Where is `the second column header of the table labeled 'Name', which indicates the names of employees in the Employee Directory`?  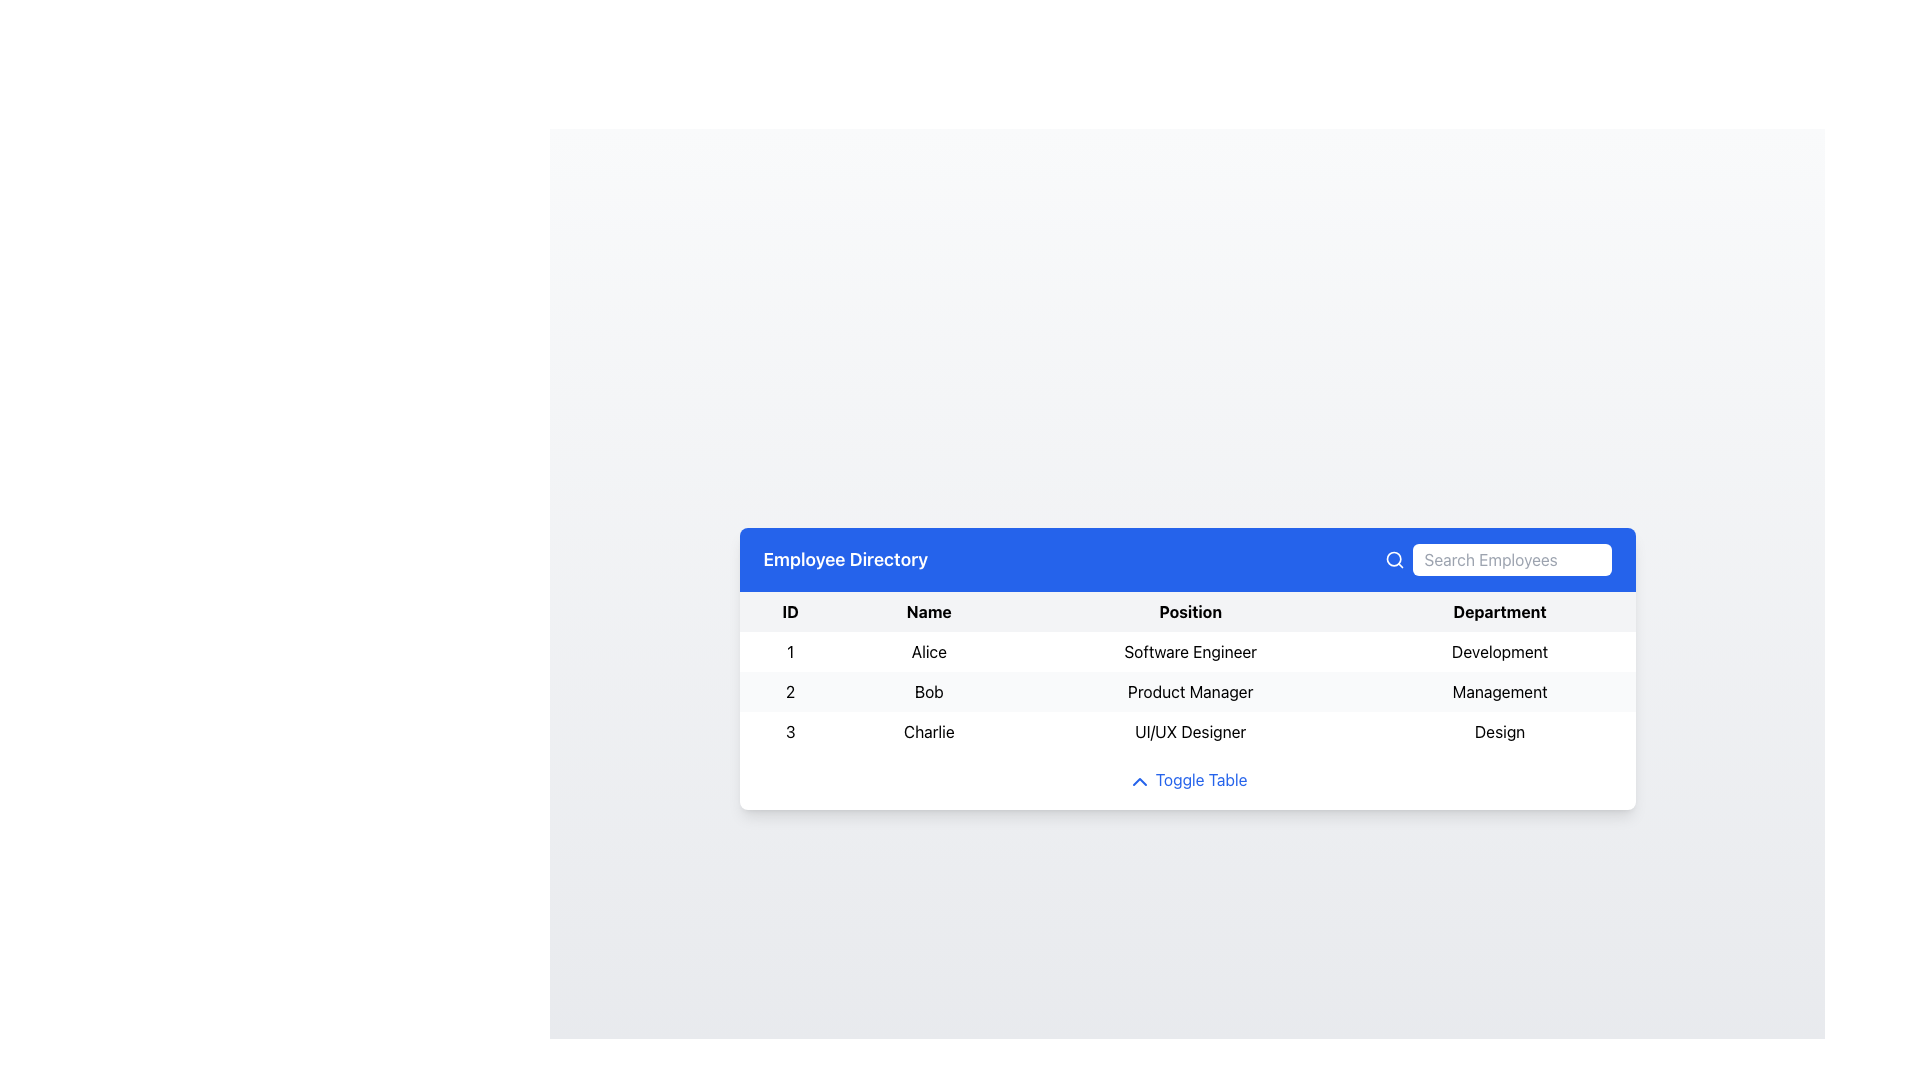
the second column header of the table labeled 'Name', which indicates the names of employees in the Employee Directory is located at coordinates (928, 611).